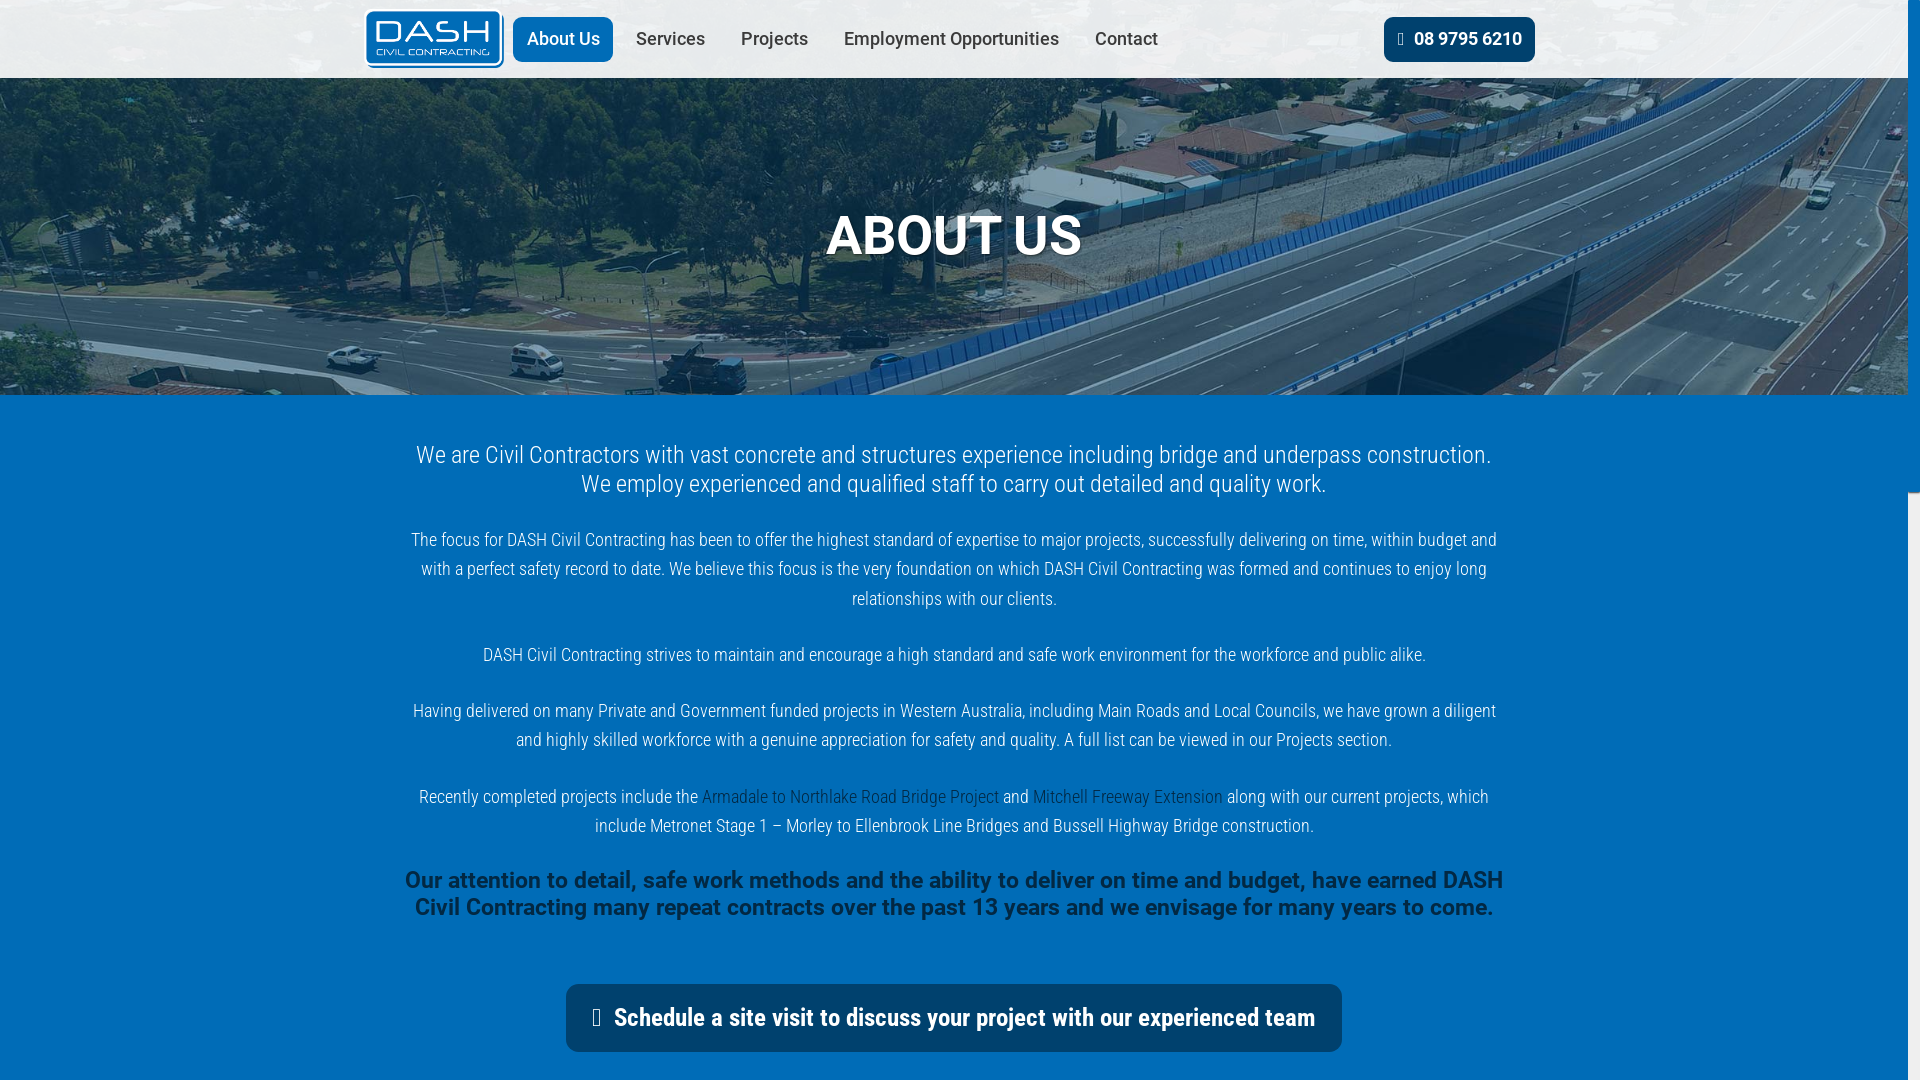 This screenshot has width=1920, height=1080. I want to click on 'Mitchell Freeway Extension', so click(1128, 795).